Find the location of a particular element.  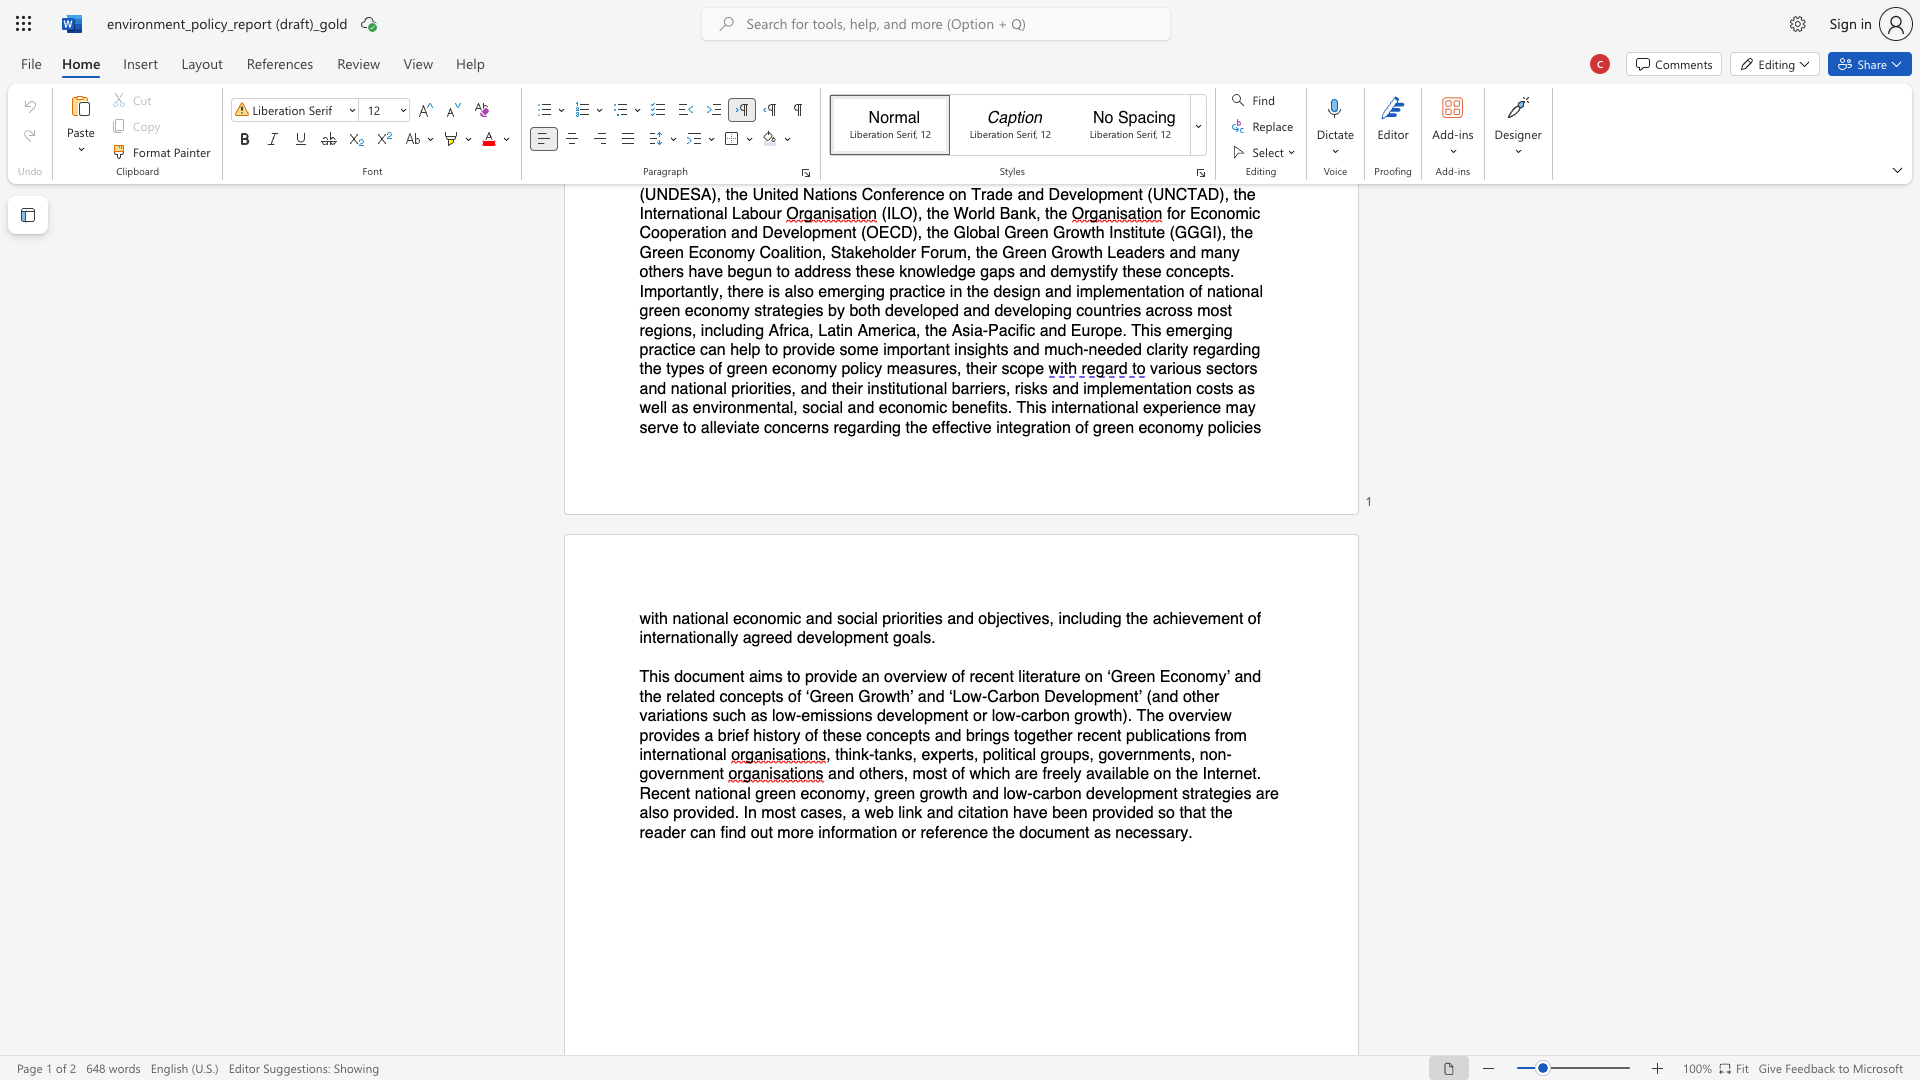

the subset text "iew provides a brief history of these con" within the text "This document aims to provide an overview of recent literature on ‘Green Economy’ and the related concepts of ‘Green Growth’ and ‘Low‐Carbon Development’ (and other variations such as low‐emissions development or low‐carbon growth). The overview provides a brief history of these concepts and brings together recent publications from international" is located at coordinates (1206, 715).